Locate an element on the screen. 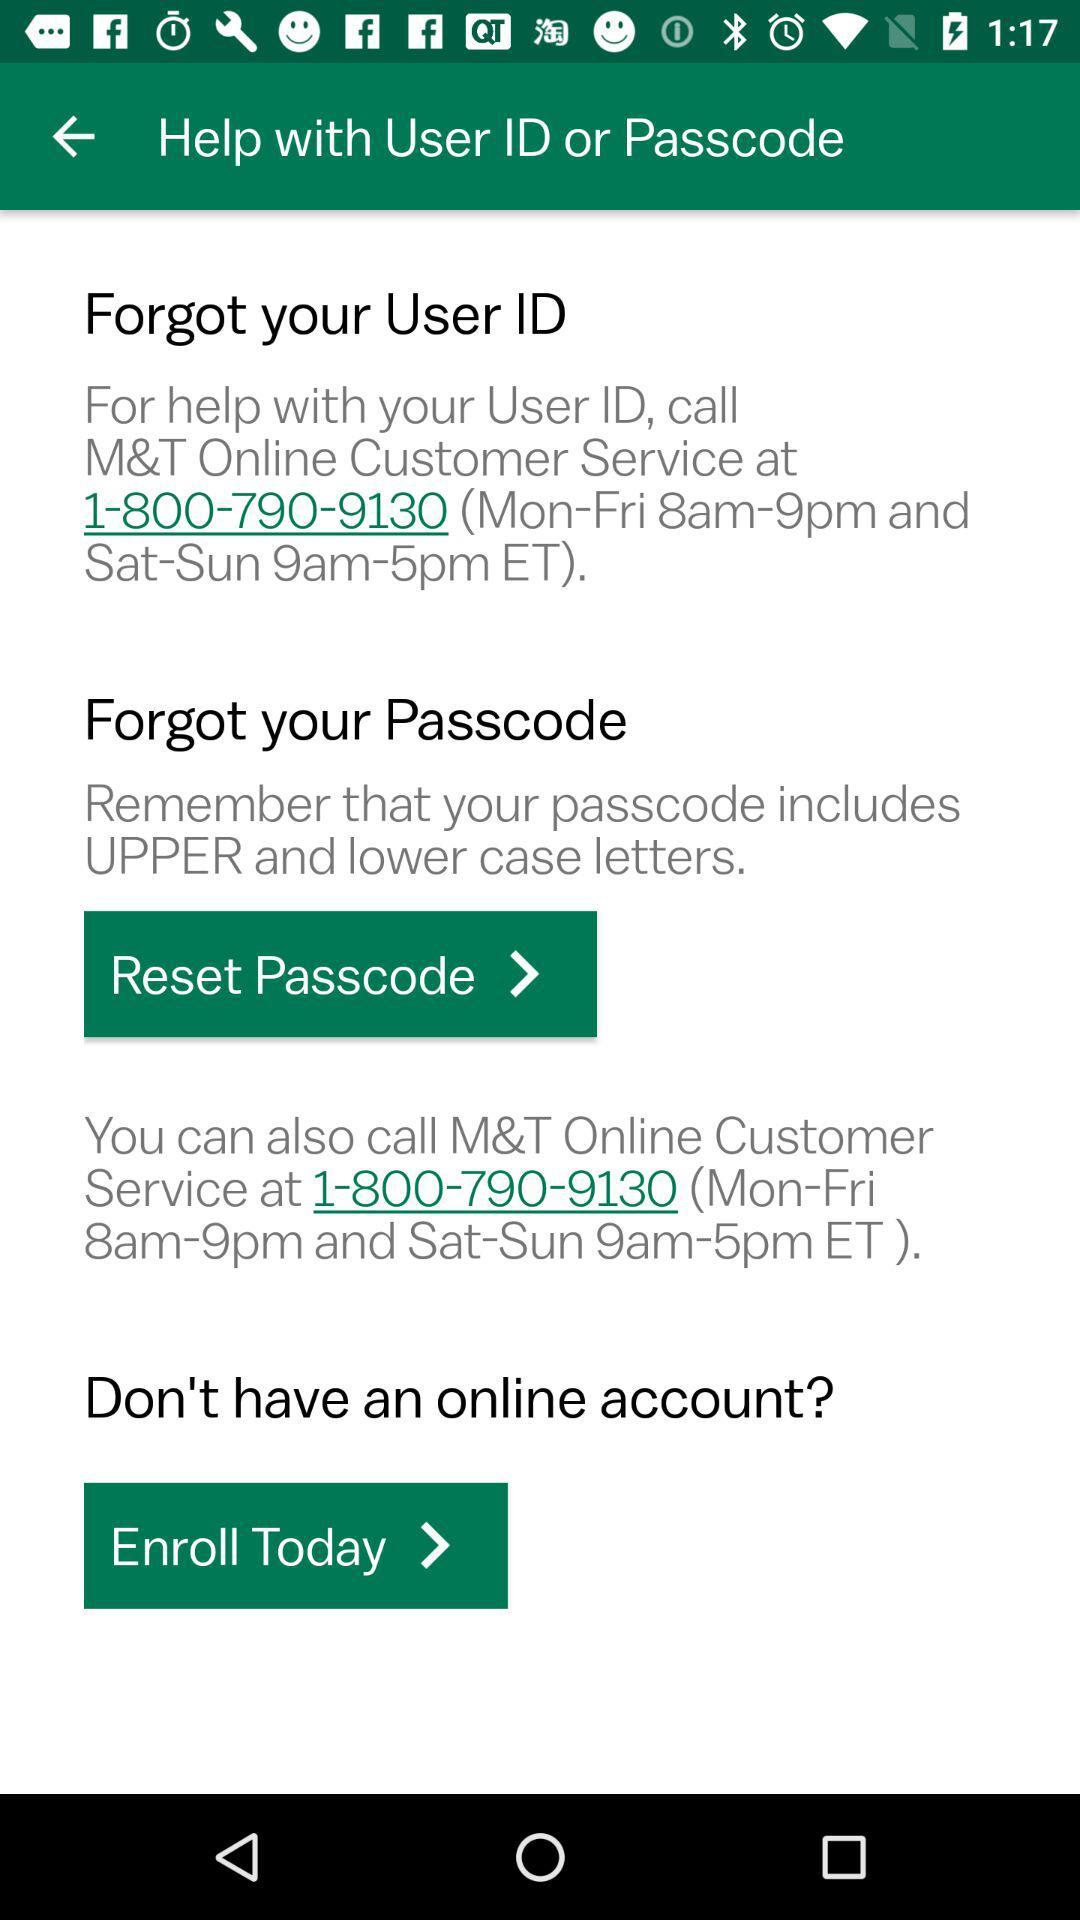 The height and width of the screenshot is (1920, 1080). the icon on the left is located at coordinates (339, 974).